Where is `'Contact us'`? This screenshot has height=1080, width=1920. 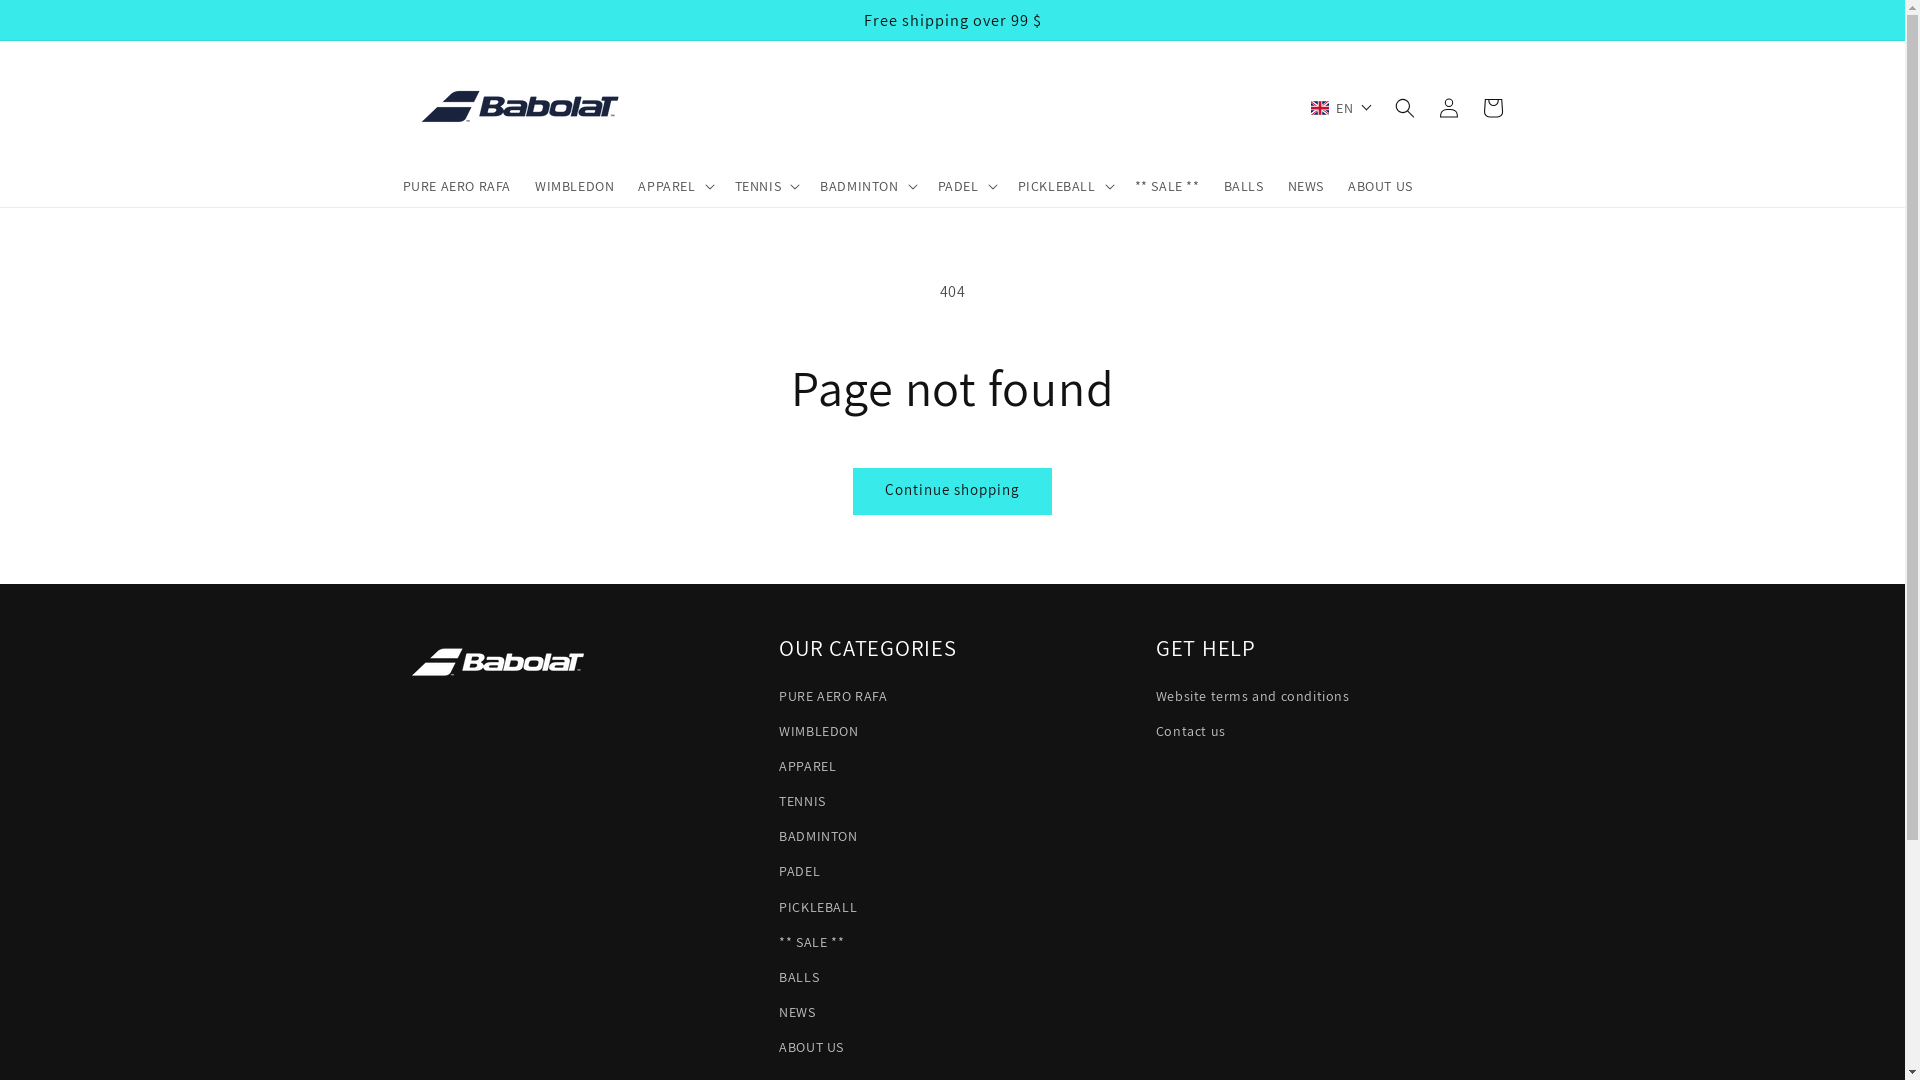
'Contact us' is located at coordinates (1190, 731).